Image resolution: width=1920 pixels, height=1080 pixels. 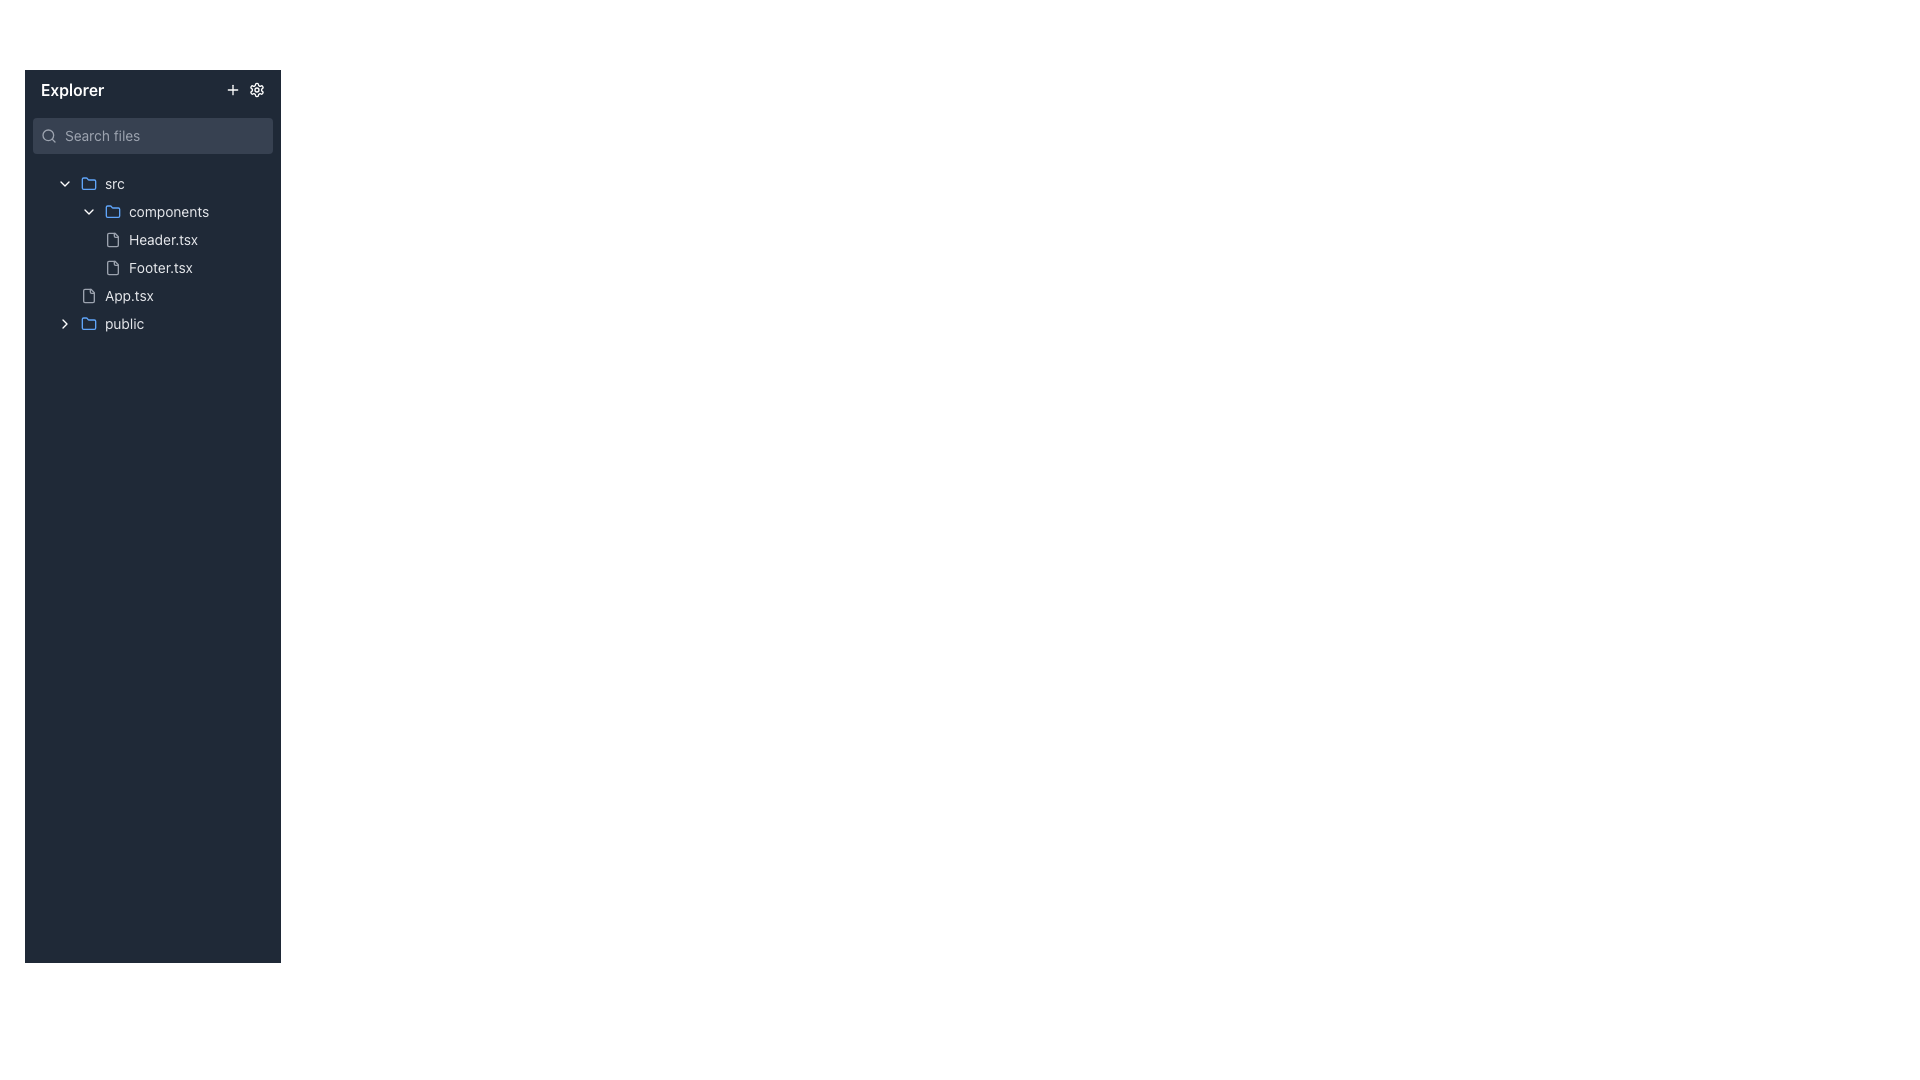 What do you see at coordinates (112, 212) in the screenshot?
I see `the SVG folder icon located near the text 'components'` at bounding box center [112, 212].